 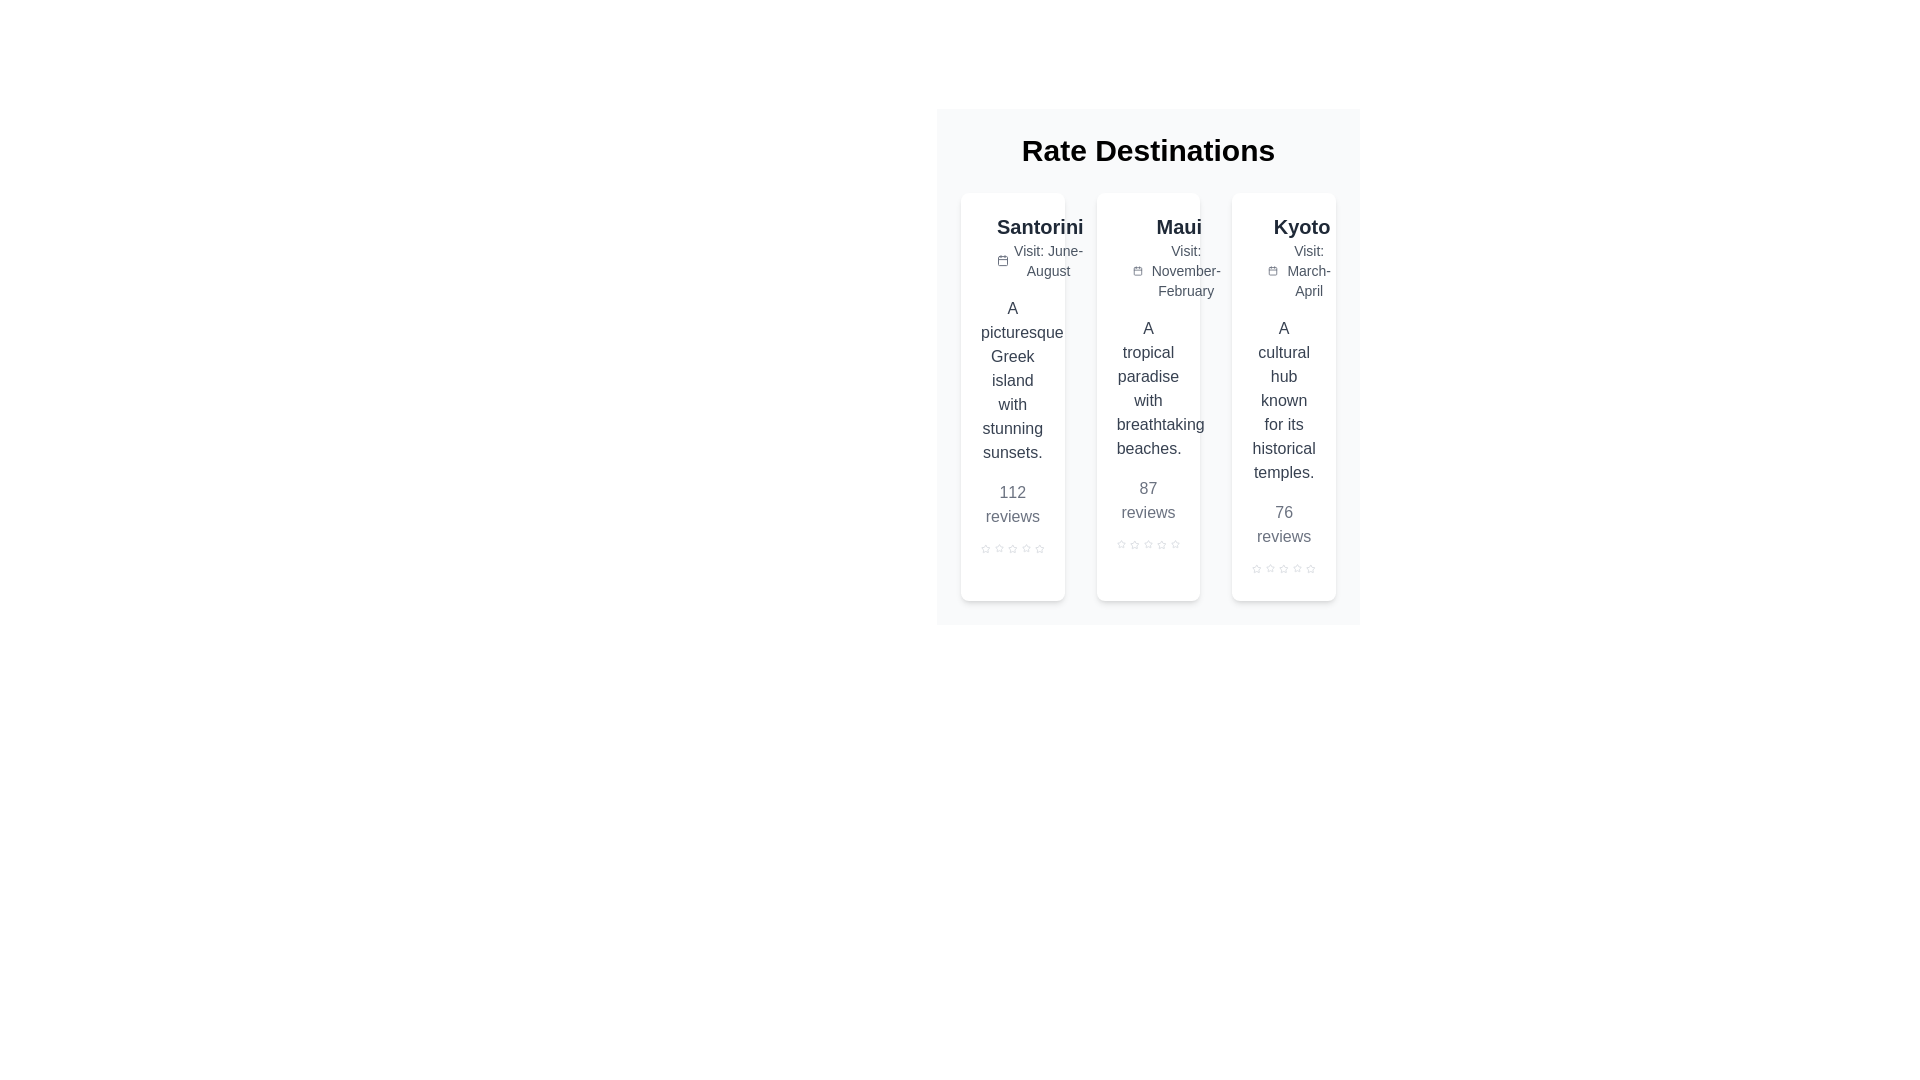 I want to click on the calendar icon, which has a square outline and vertical dashes at its top, located next to the text 'Visit: June-August' in the details card for 'Santorini', so click(x=1003, y=260).